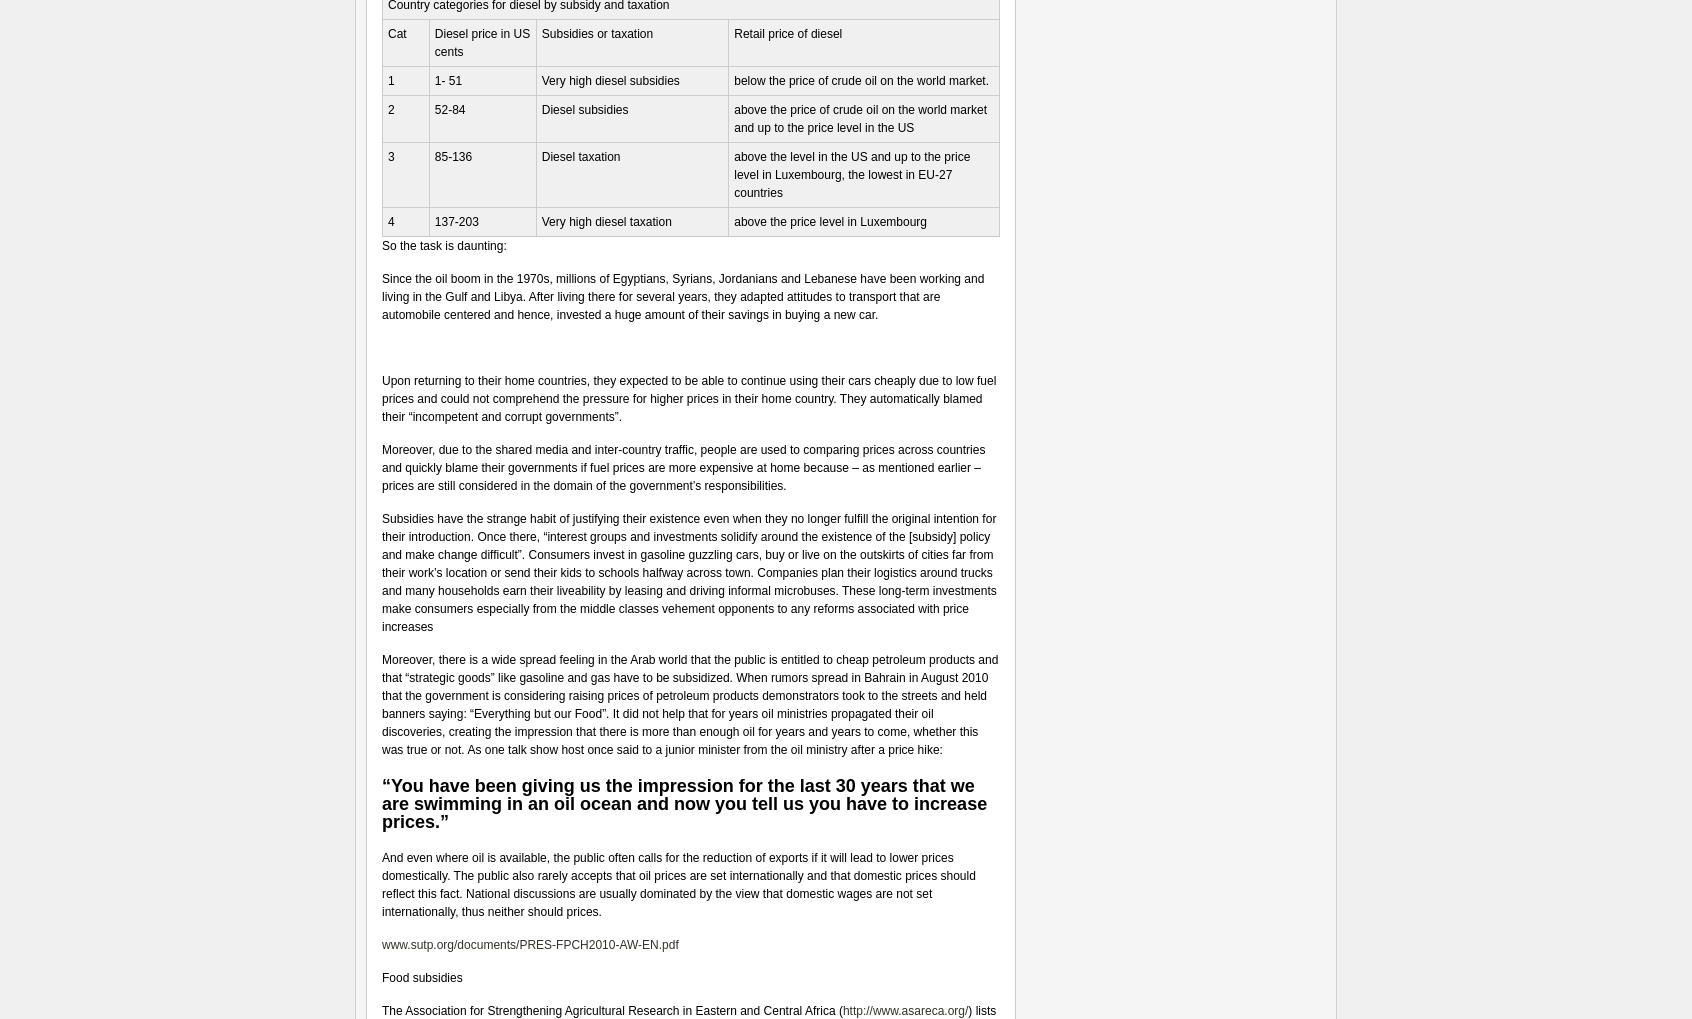  Describe the element at coordinates (432, 108) in the screenshot. I see `'52-84'` at that location.